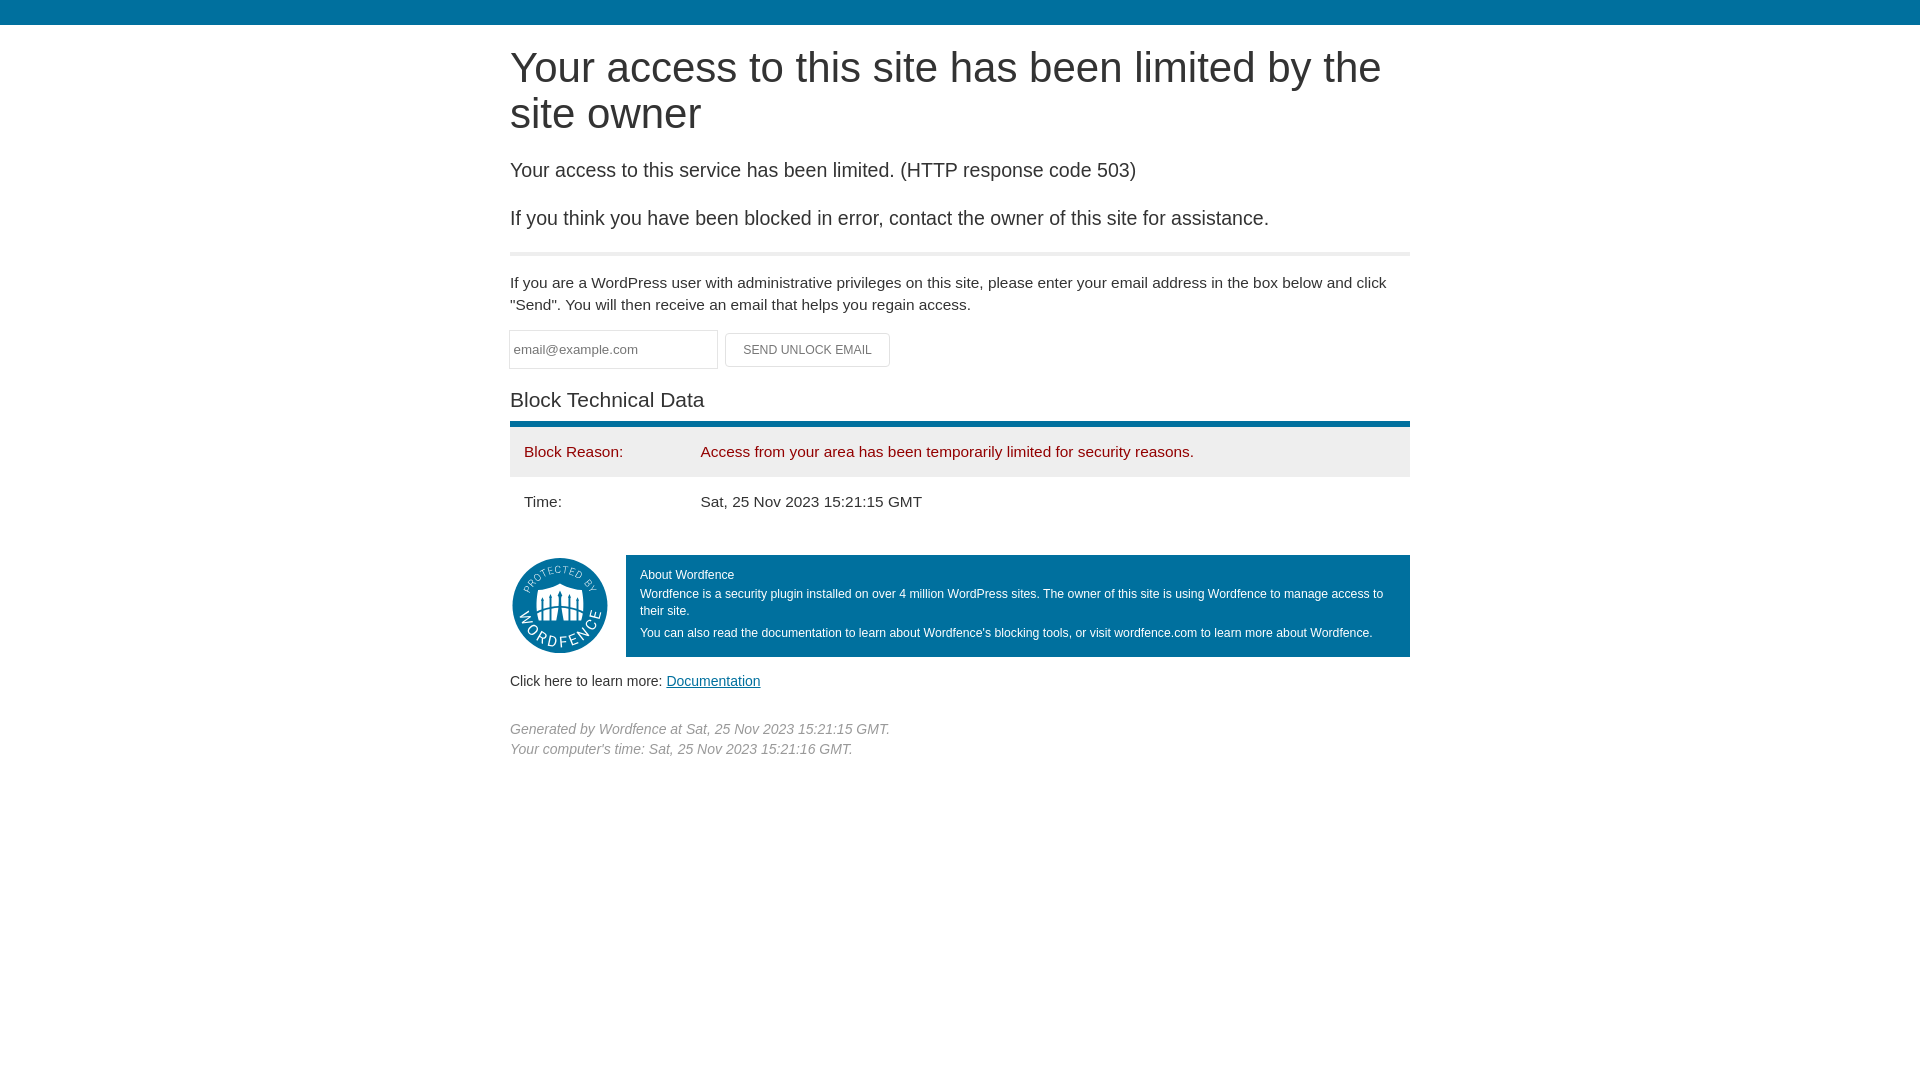  Describe the element at coordinates (713, 680) in the screenshot. I see `'Documentation'` at that location.